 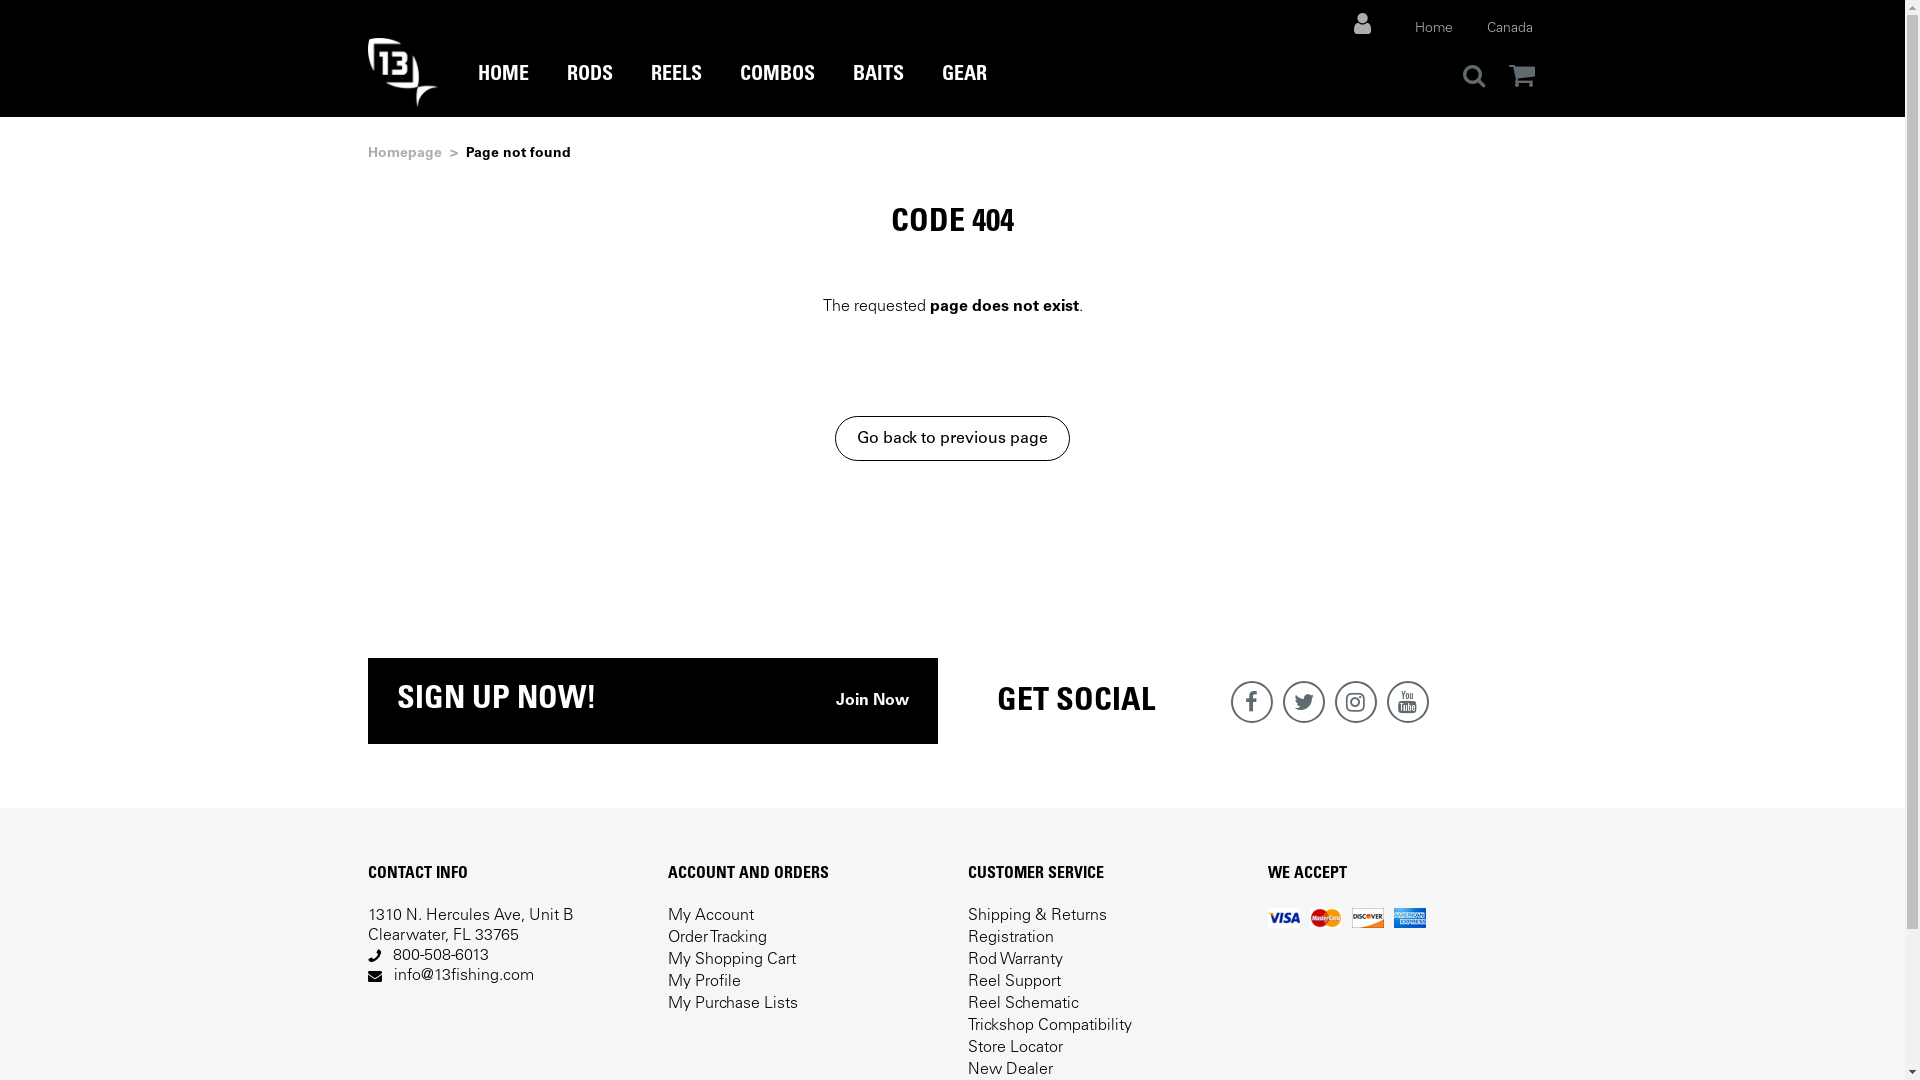 What do you see at coordinates (730, 959) in the screenshot?
I see `'My Shopping Cart'` at bounding box center [730, 959].